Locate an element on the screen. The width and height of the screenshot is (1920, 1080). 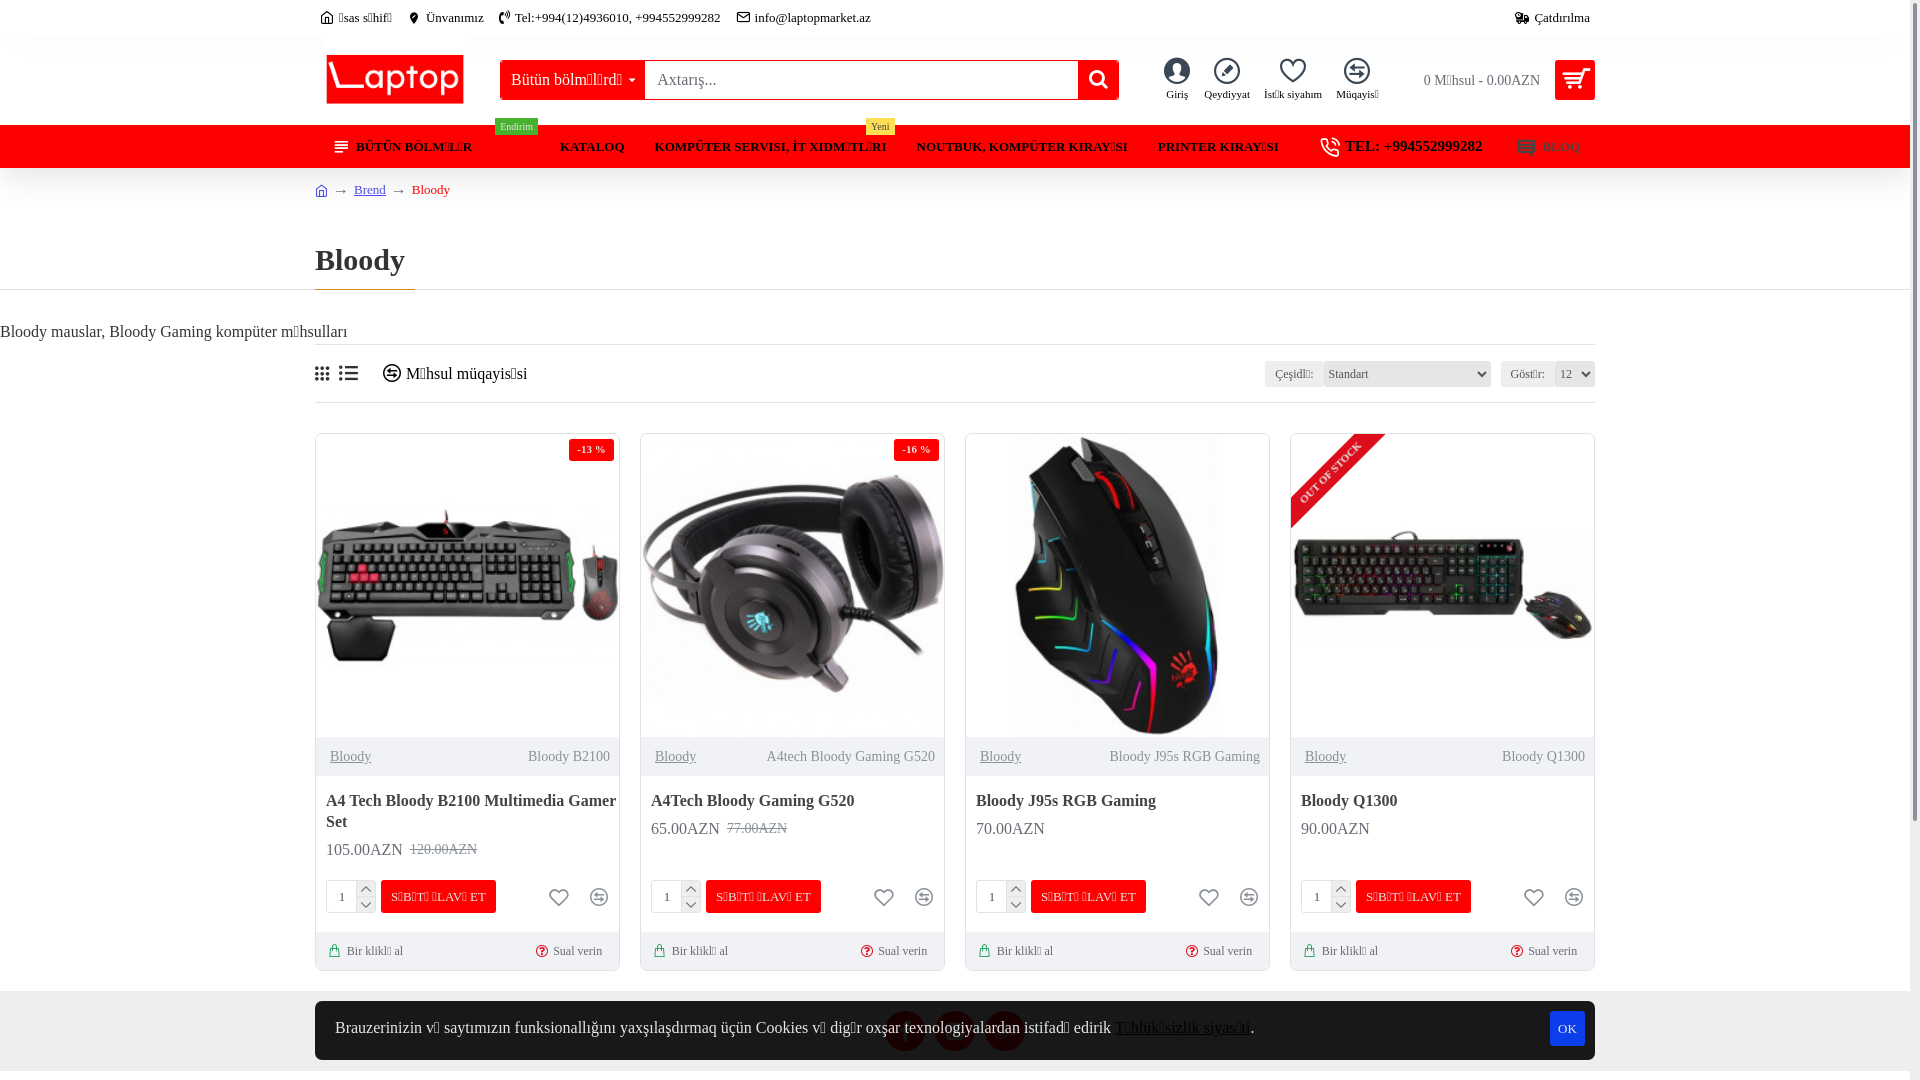
'BLOQ' is located at coordinates (1547, 145).